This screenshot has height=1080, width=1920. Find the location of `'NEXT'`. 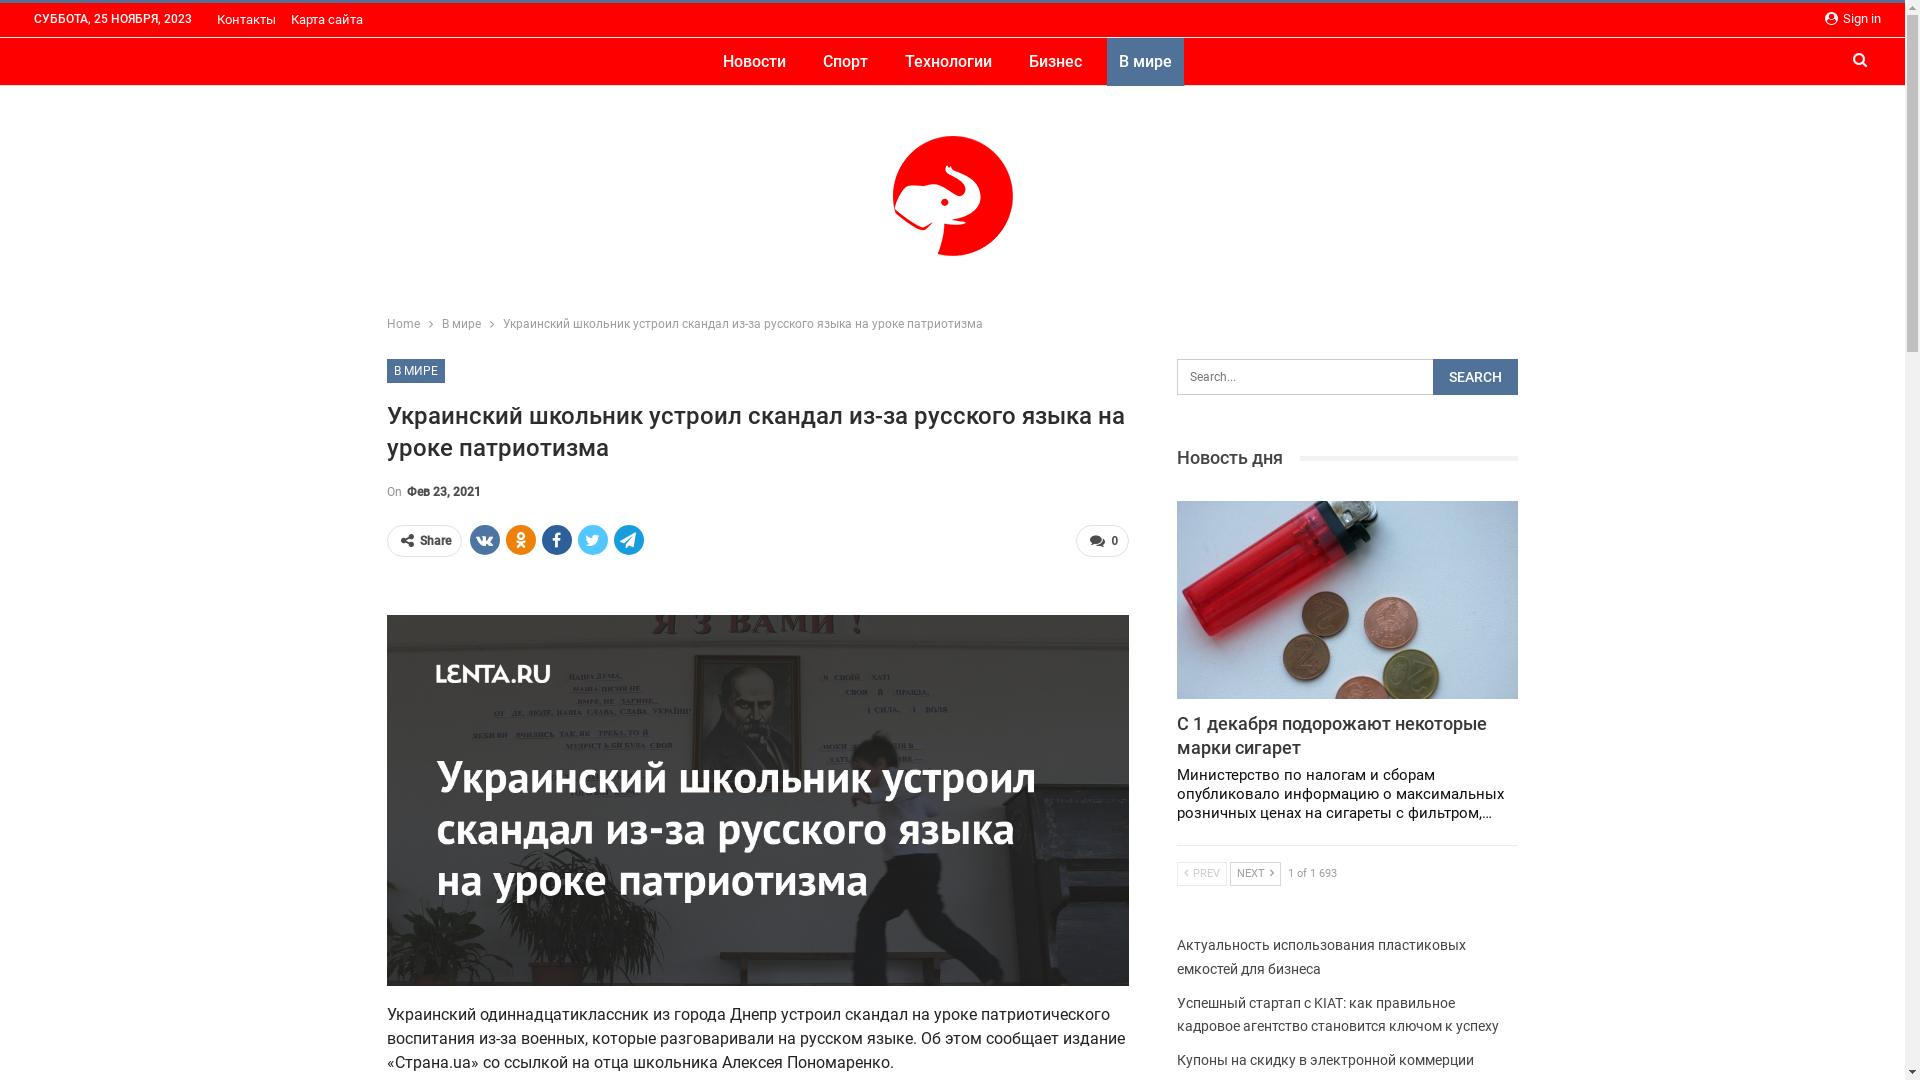

'NEXT' is located at coordinates (1254, 873).